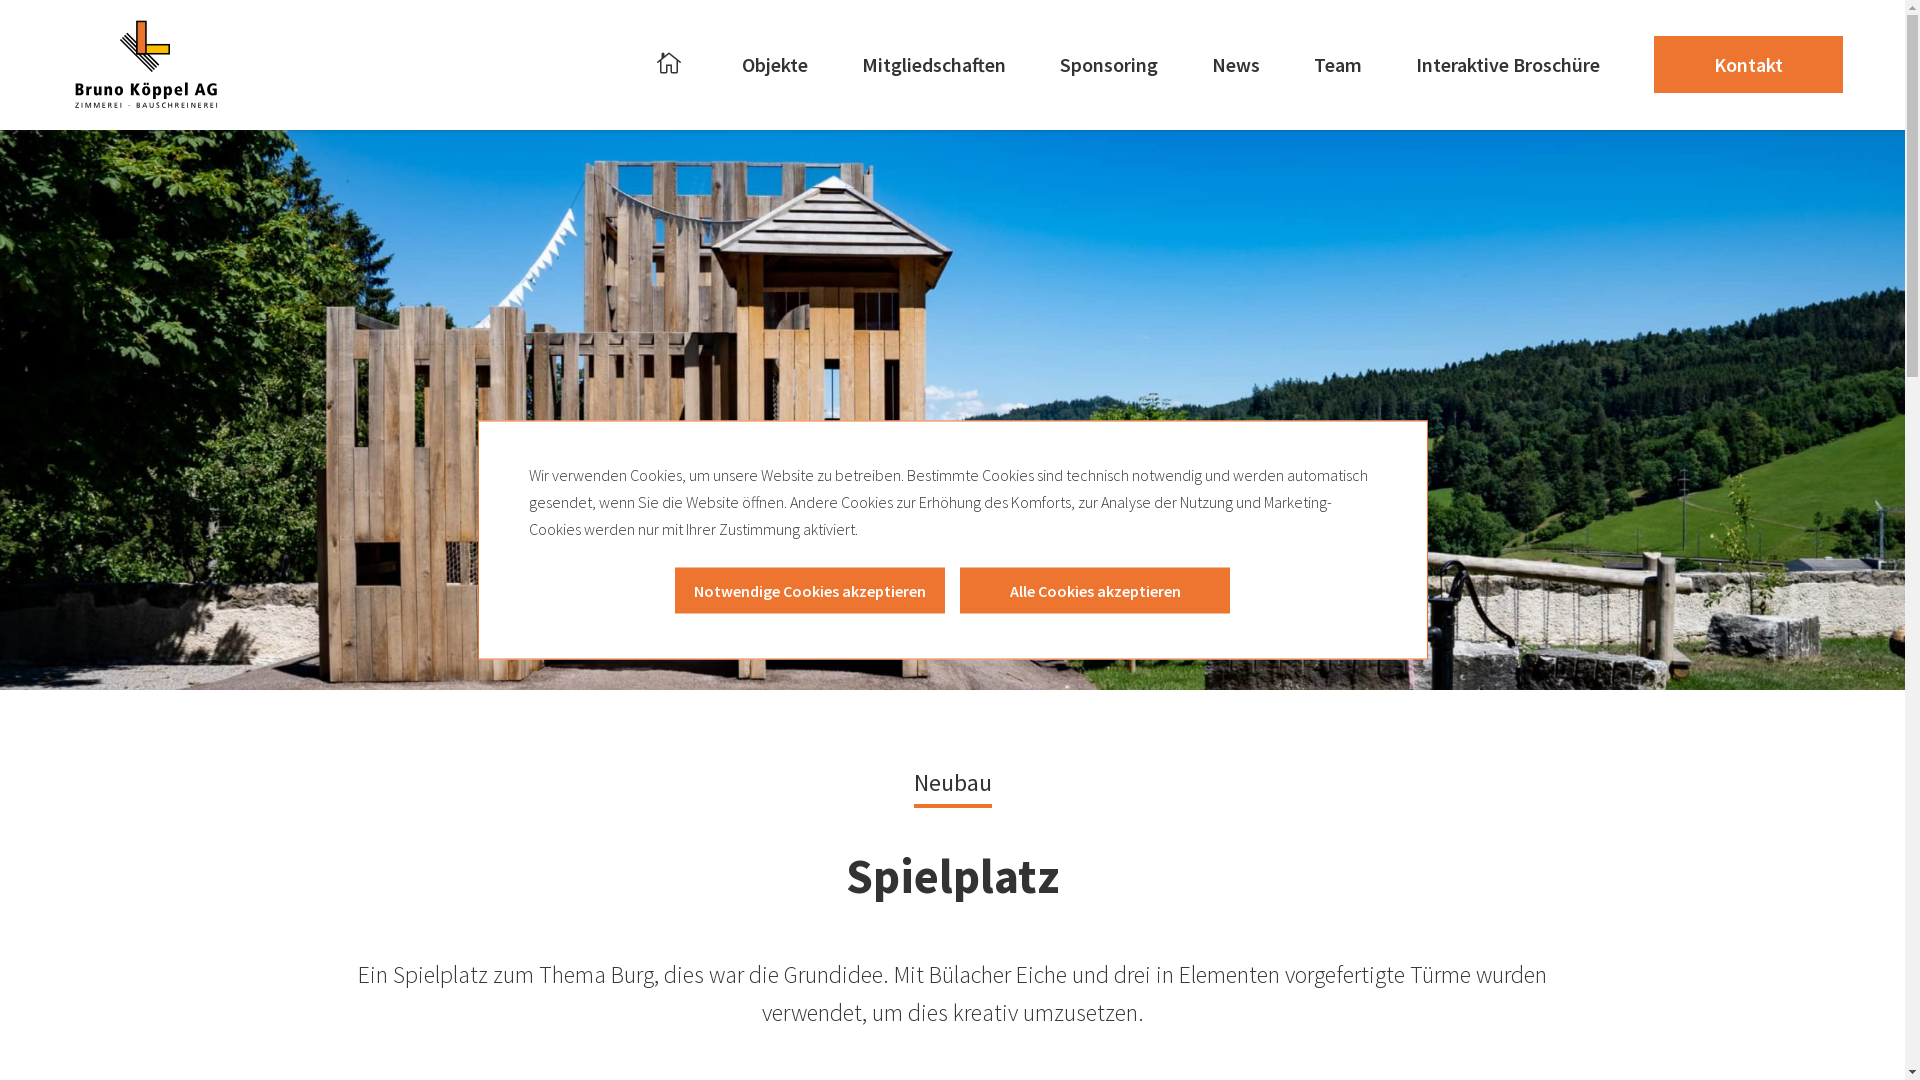 This screenshot has height=1080, width=1920. What do you see at coordinates (1747, 64) in the screenshot?
I see `'Kontakt'` at bounding box center [1747, 64].